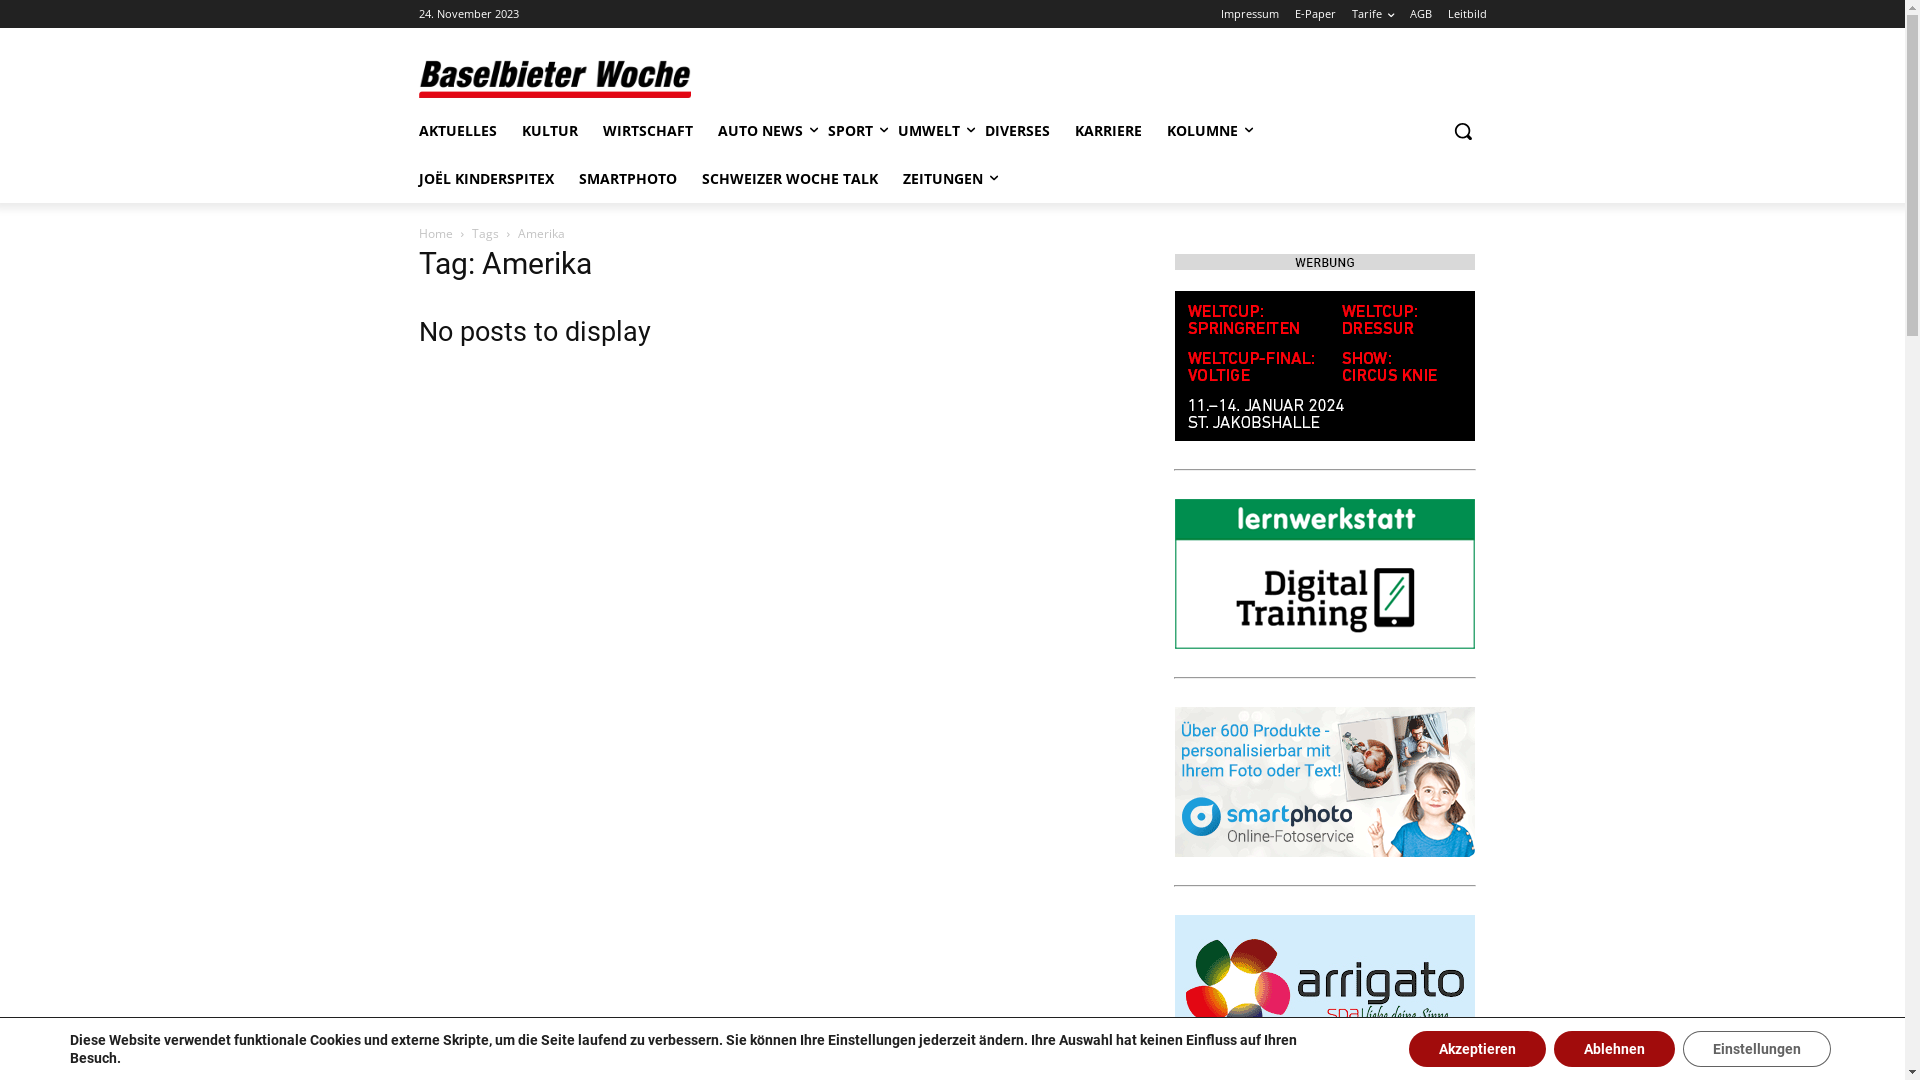 This screenshot has height=1080, width=1920. What do you see at coordinates (789, 177) in the screenshot?
I see `'SCHWEIZER WOCHE TALK'` at bounding box center [789, 177].